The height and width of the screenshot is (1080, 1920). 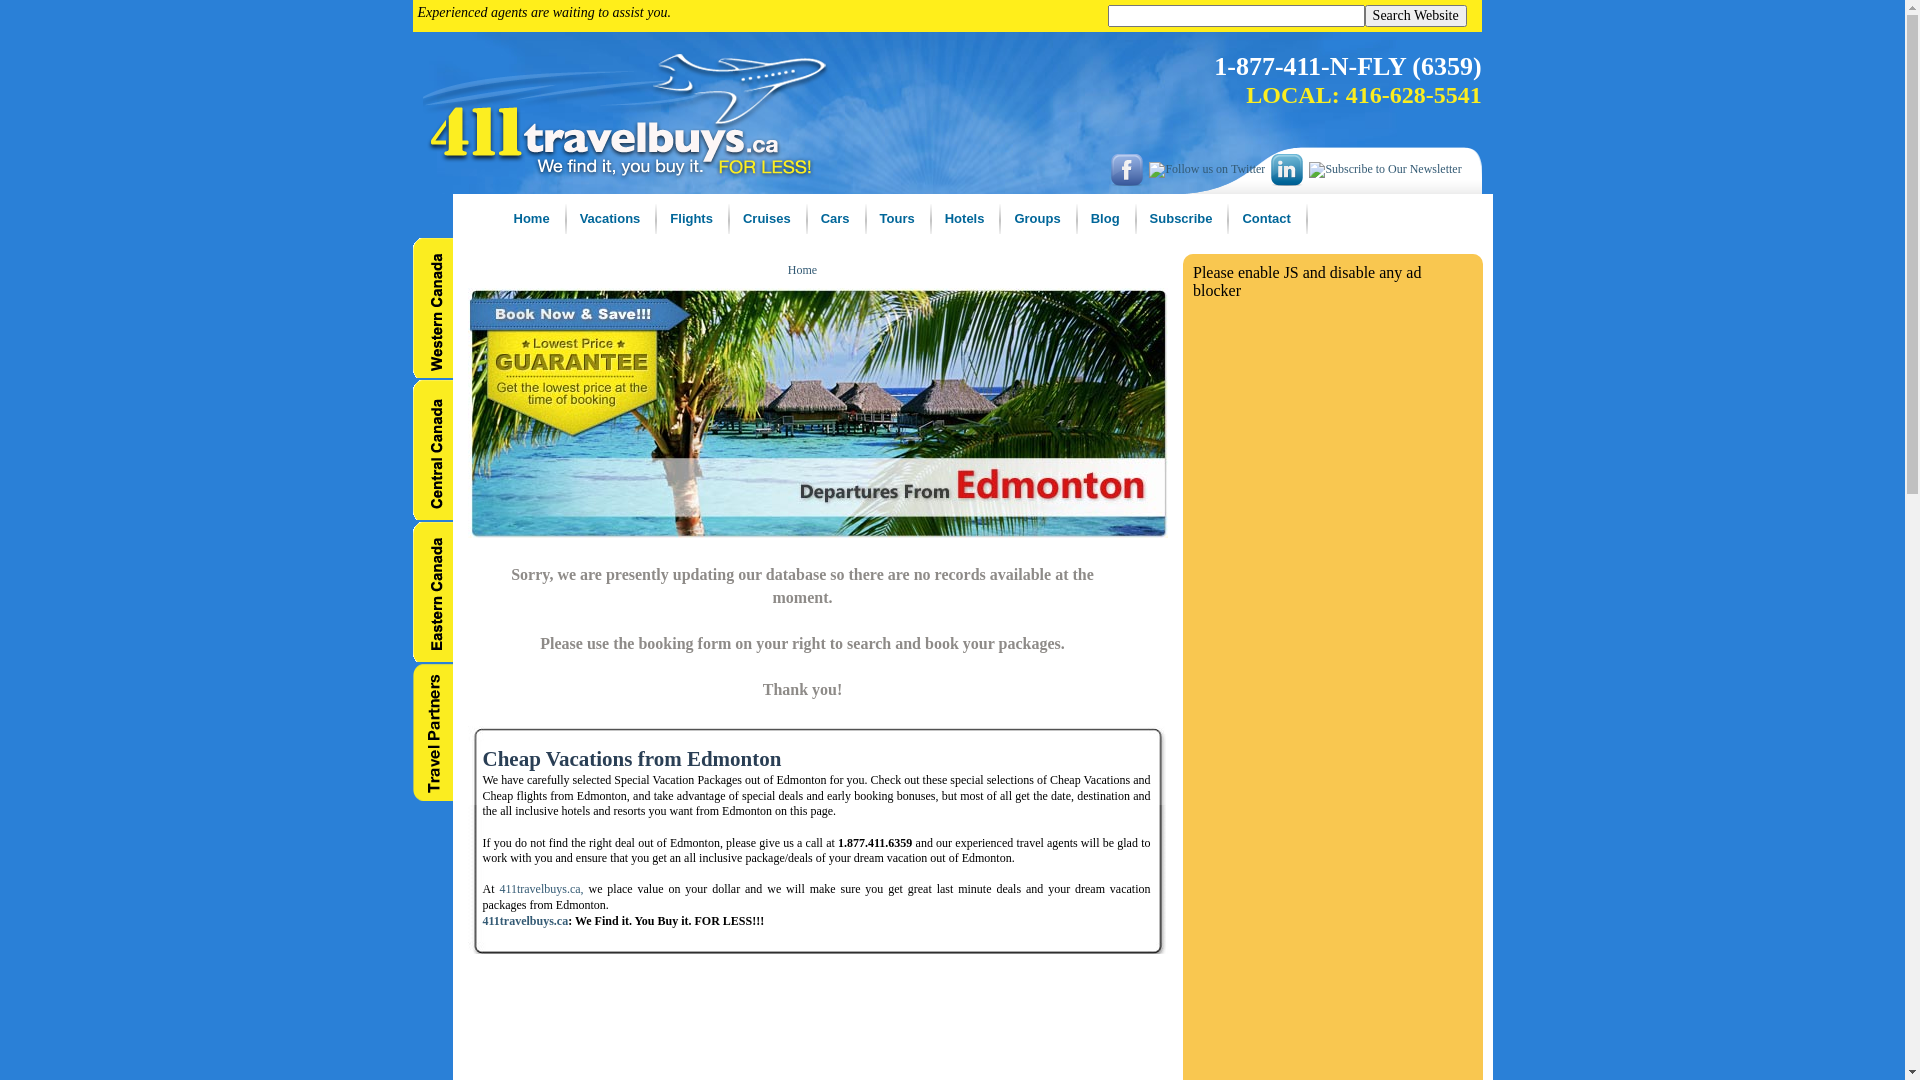 I want to click on 'Groups', so click(x=1037, y=219).